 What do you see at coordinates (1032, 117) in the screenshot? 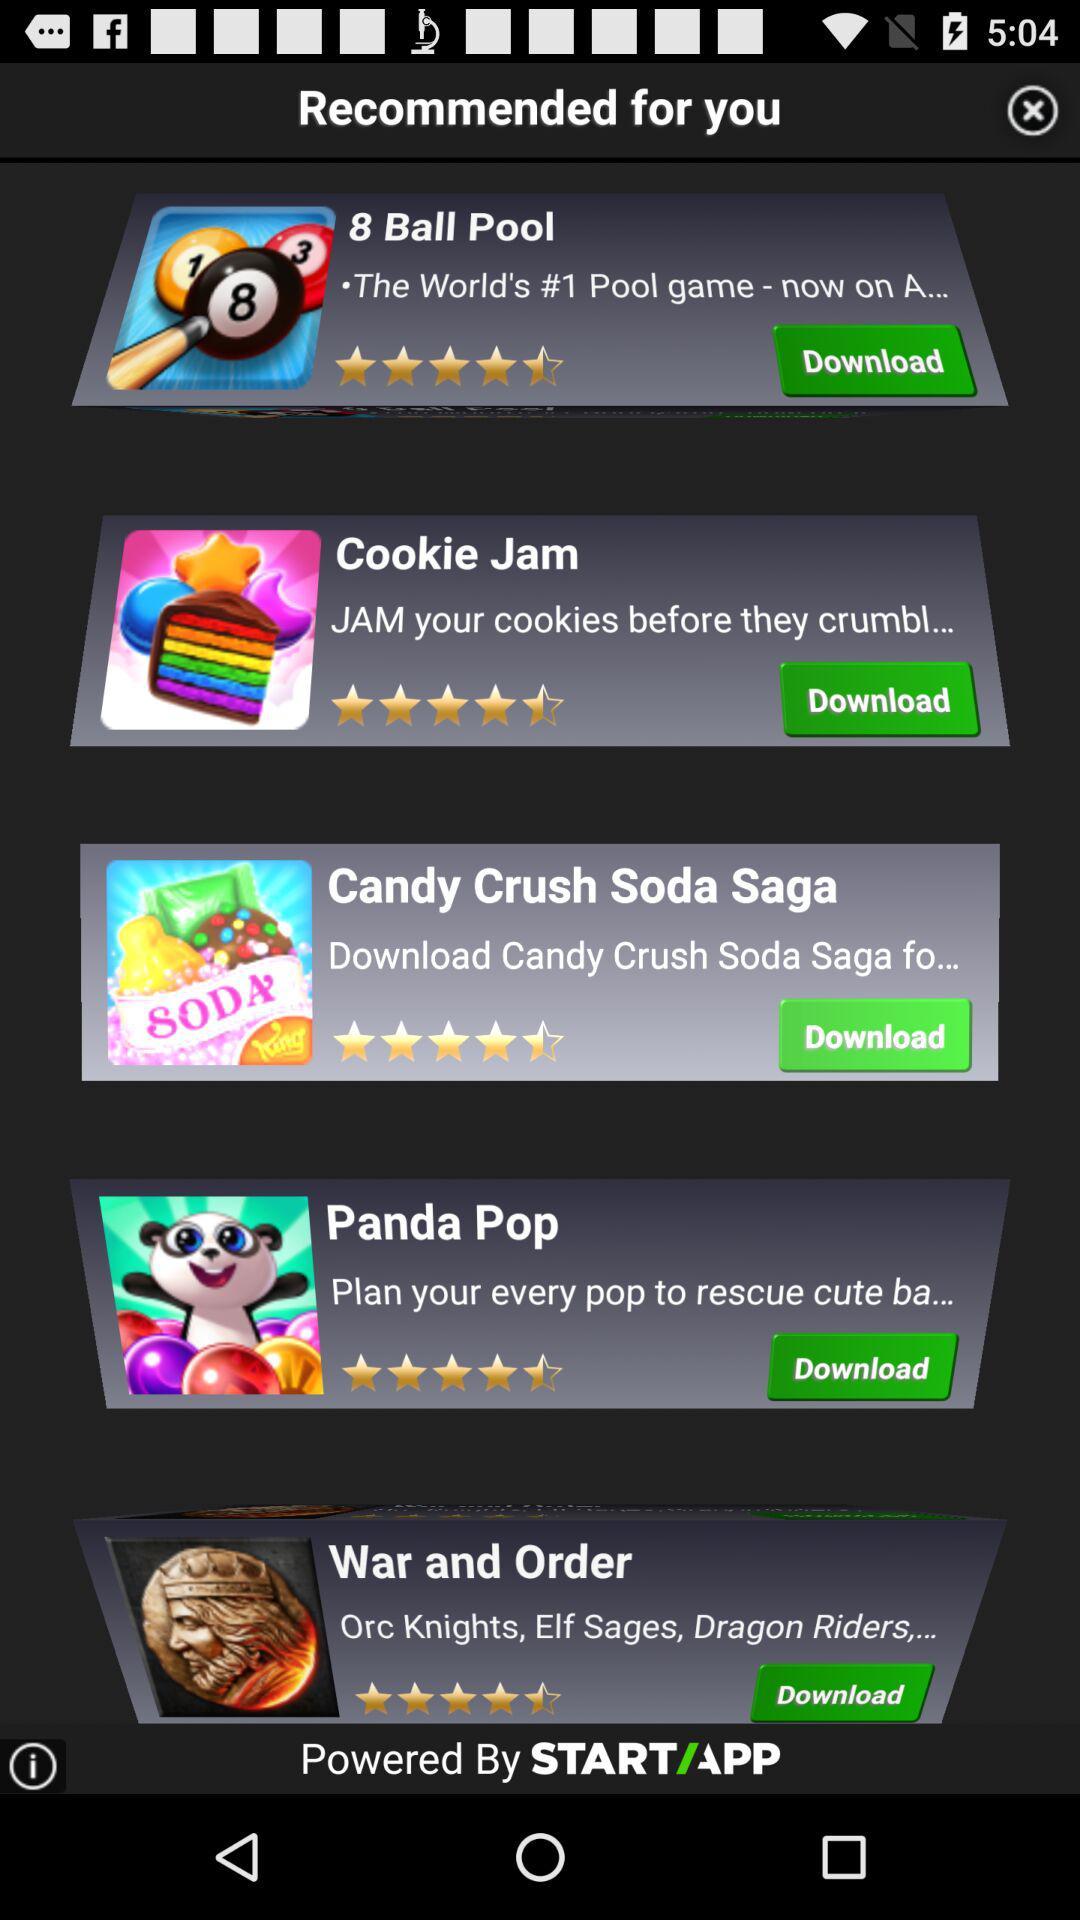
I see `the close icon` at bounding box center [1032, 117].